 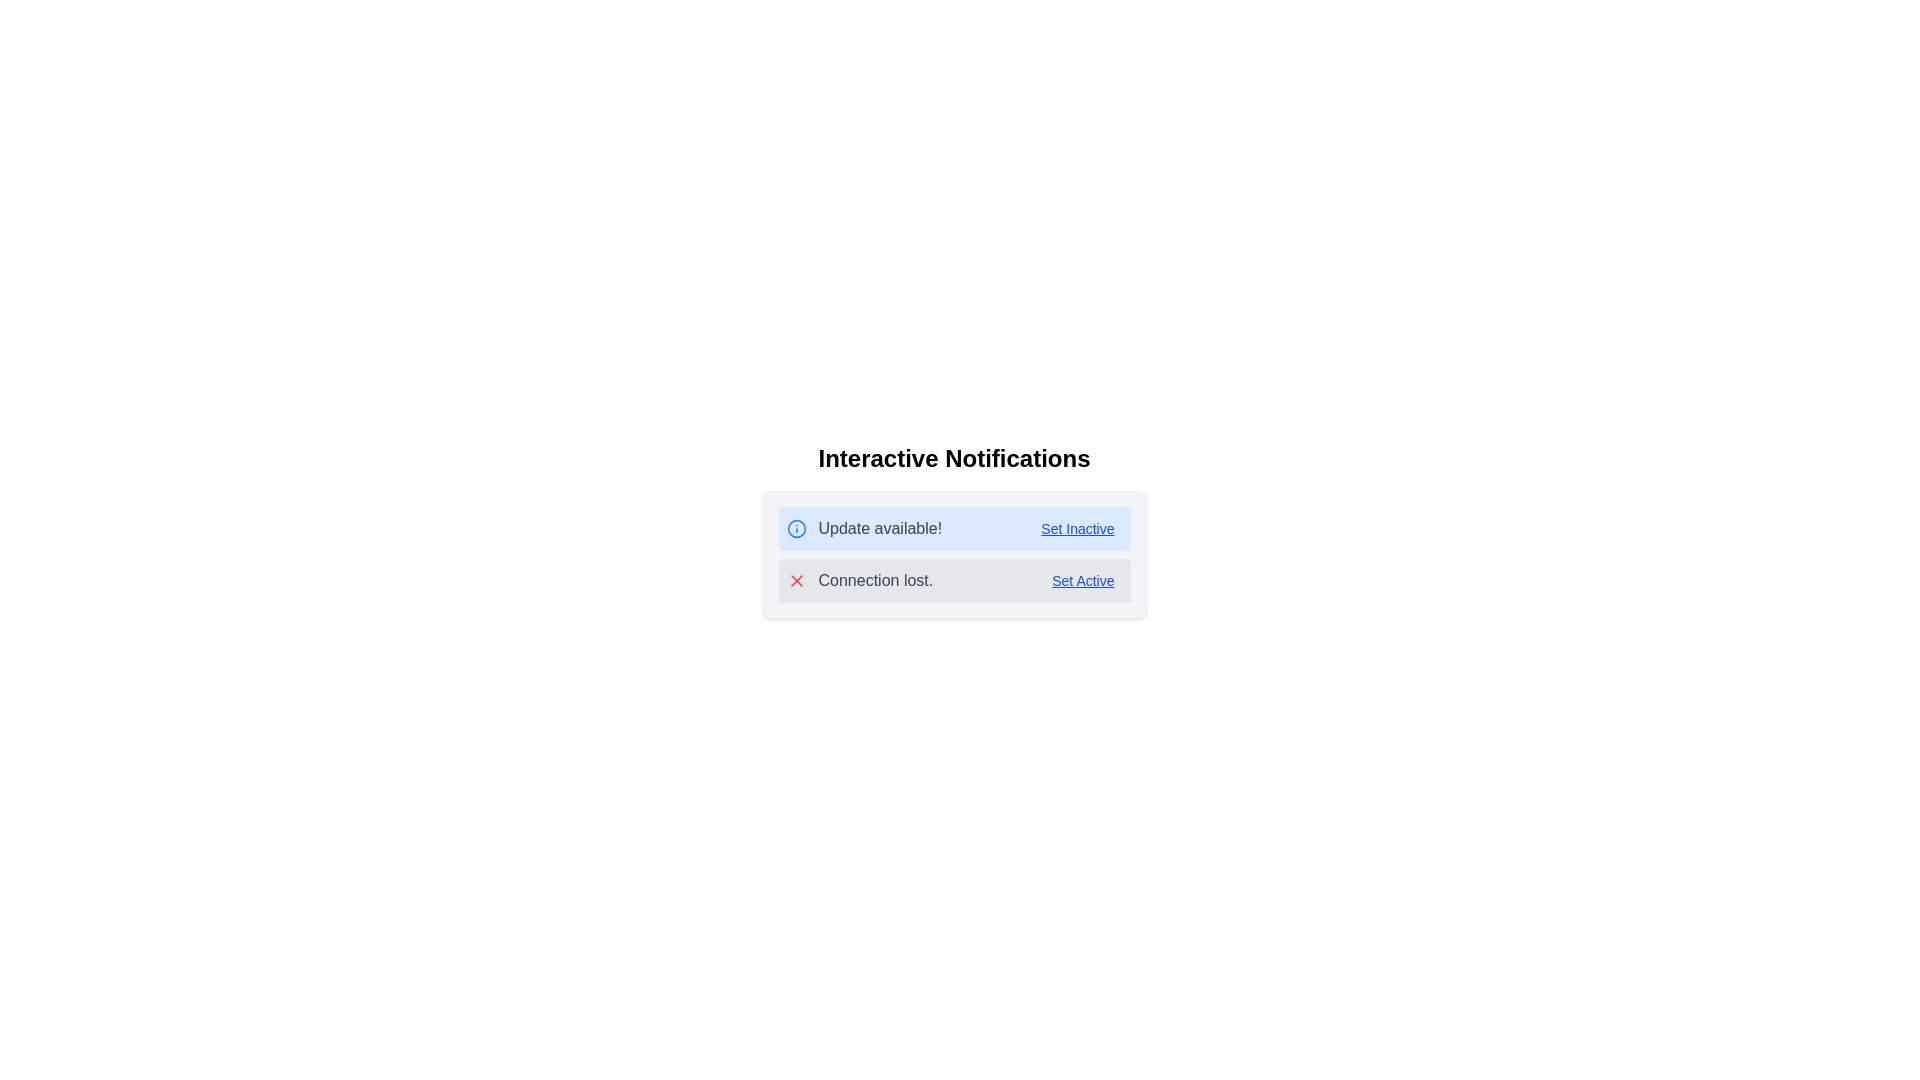 I want to click on the Notification Component that informs the user about an available update, which is the first notification in a stack of notifications, so click(x=953, y=527).